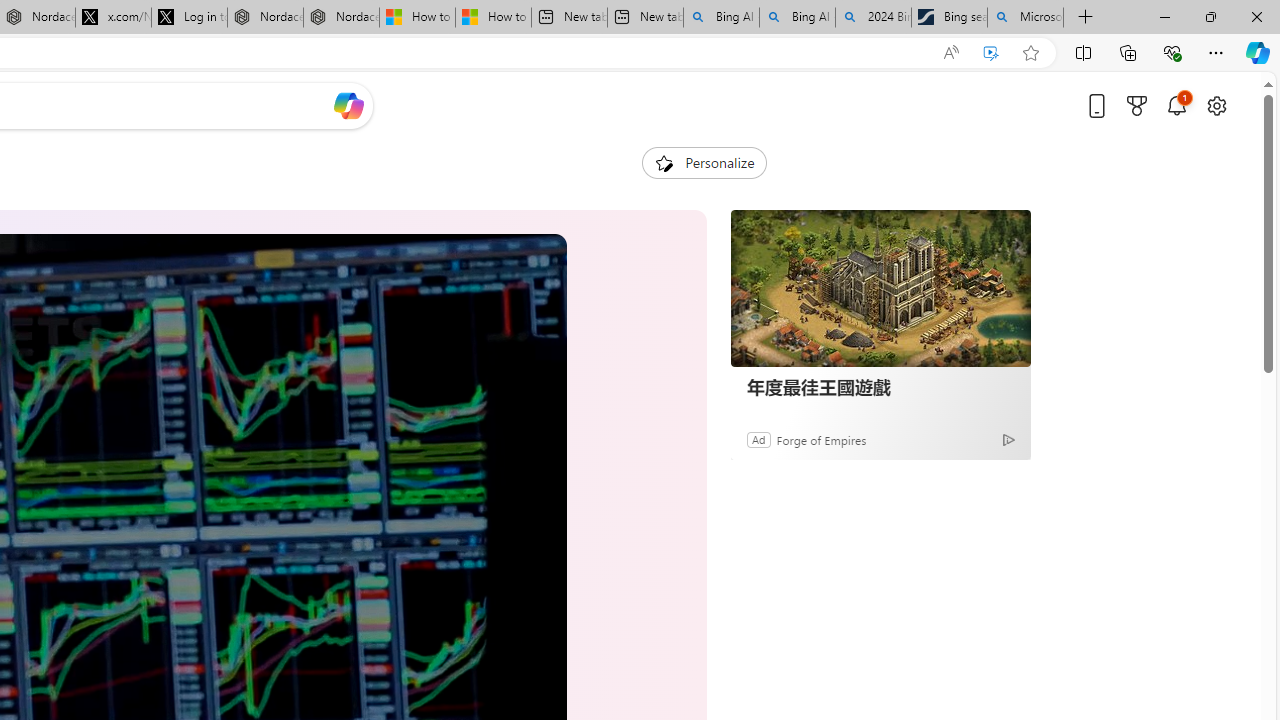 The width and height of the screenshot is (1280, 720). What do you see at coordinates (1085, 17) in the screenshot?
I see `'New Tab'` at bounding box center [1085, 17].